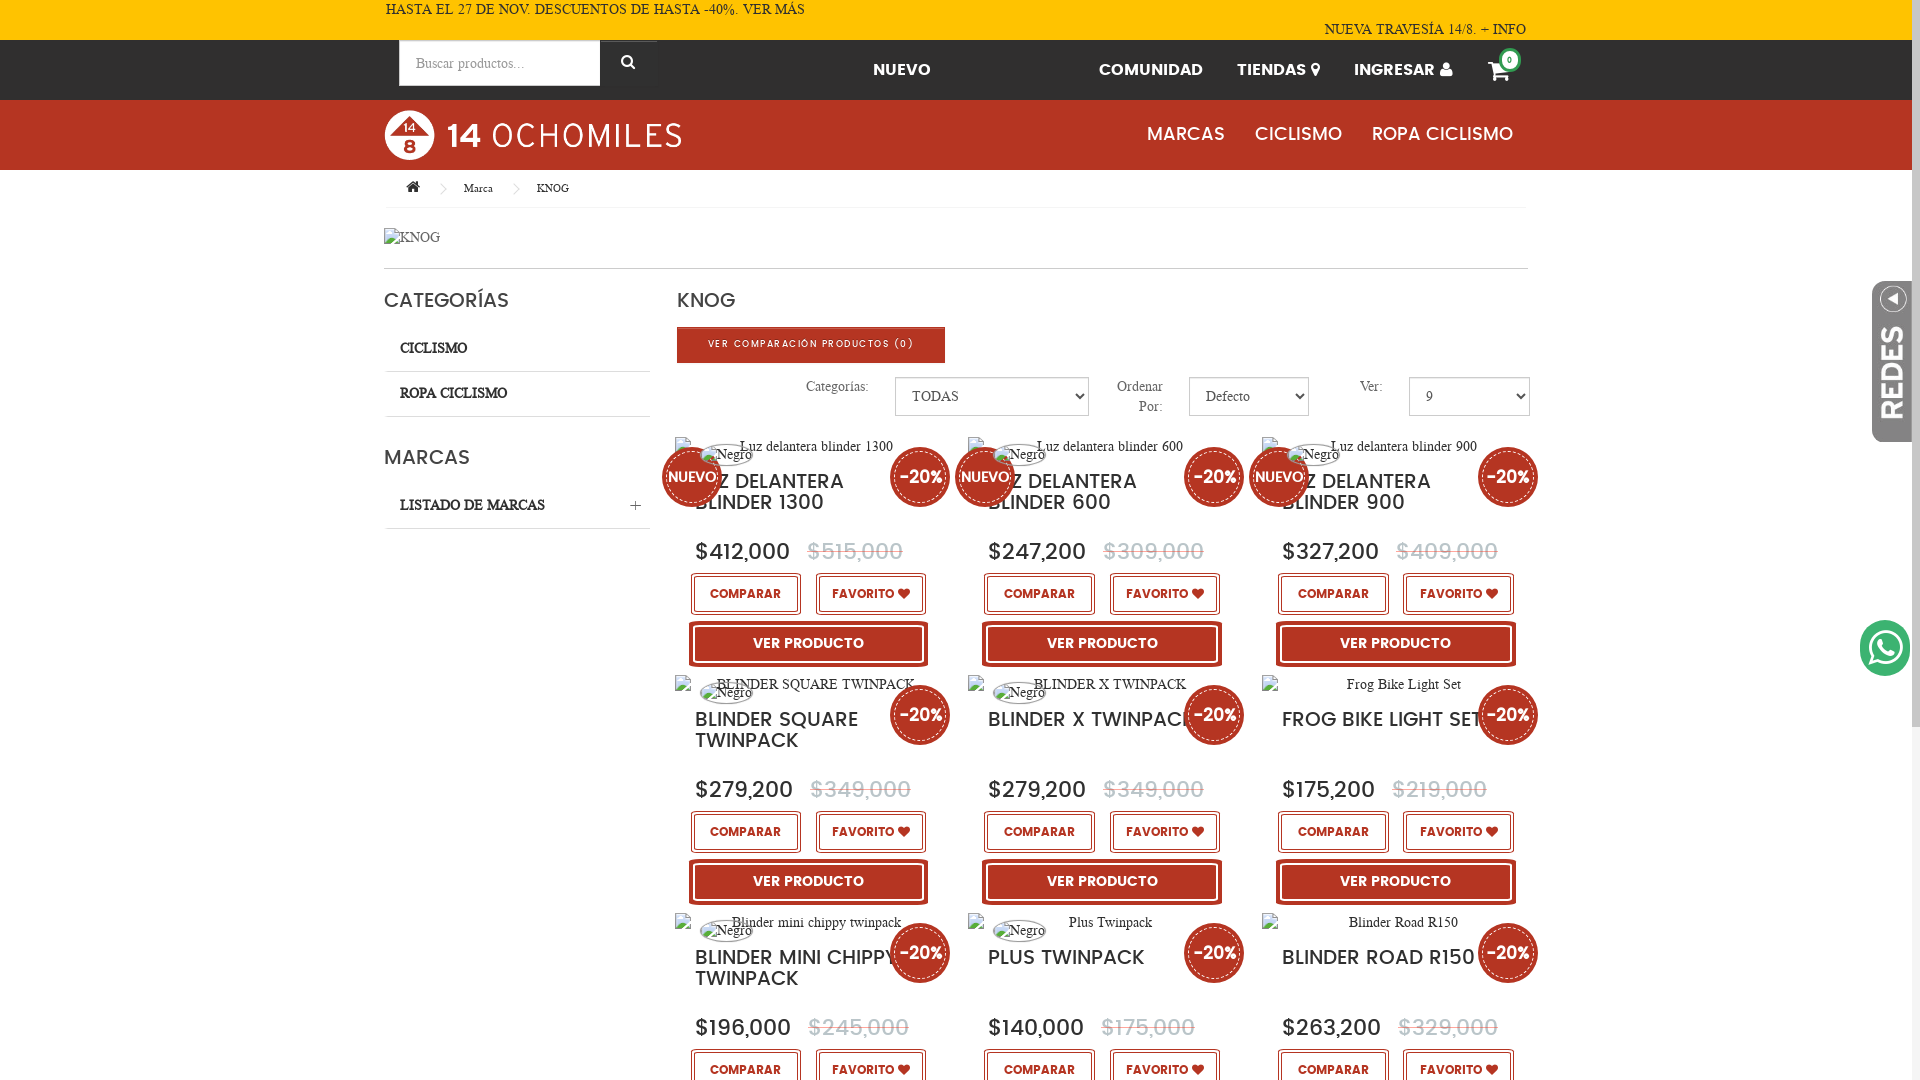 The width and height of the screenshot is (1920, 1080). Describe the element at coordinates (1185, 135) in the screenshot. I see `'MARCAS'` at that location.